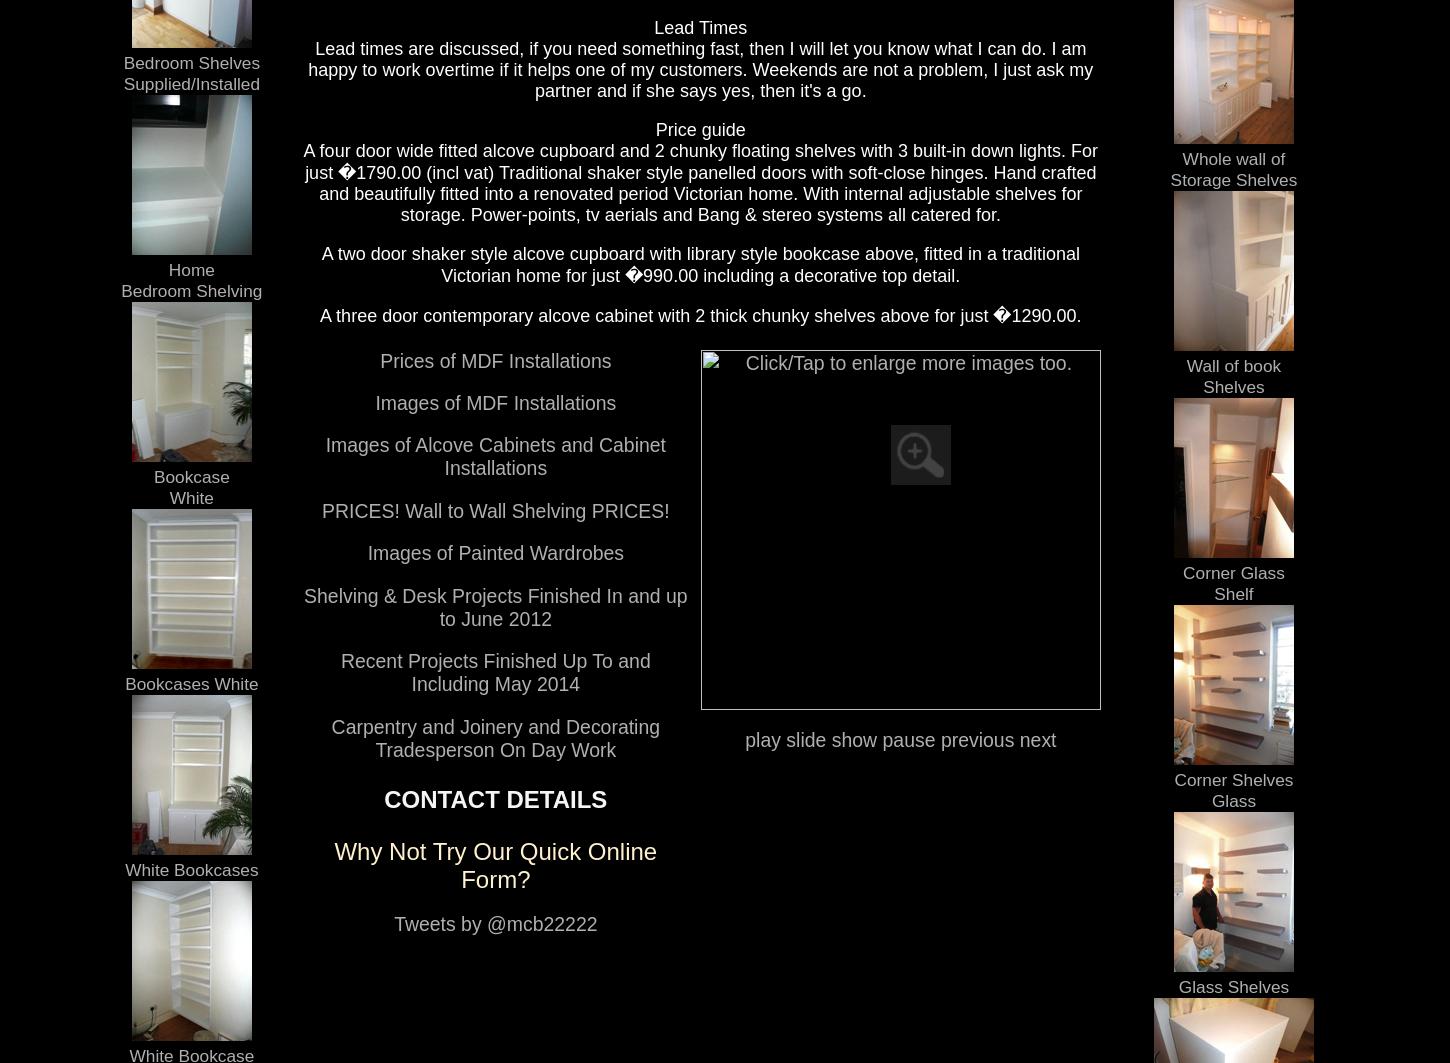  What do you see at coordinates (974, 737) in the screenshot?
I see `'previous'` at bounding box center [974, 737].